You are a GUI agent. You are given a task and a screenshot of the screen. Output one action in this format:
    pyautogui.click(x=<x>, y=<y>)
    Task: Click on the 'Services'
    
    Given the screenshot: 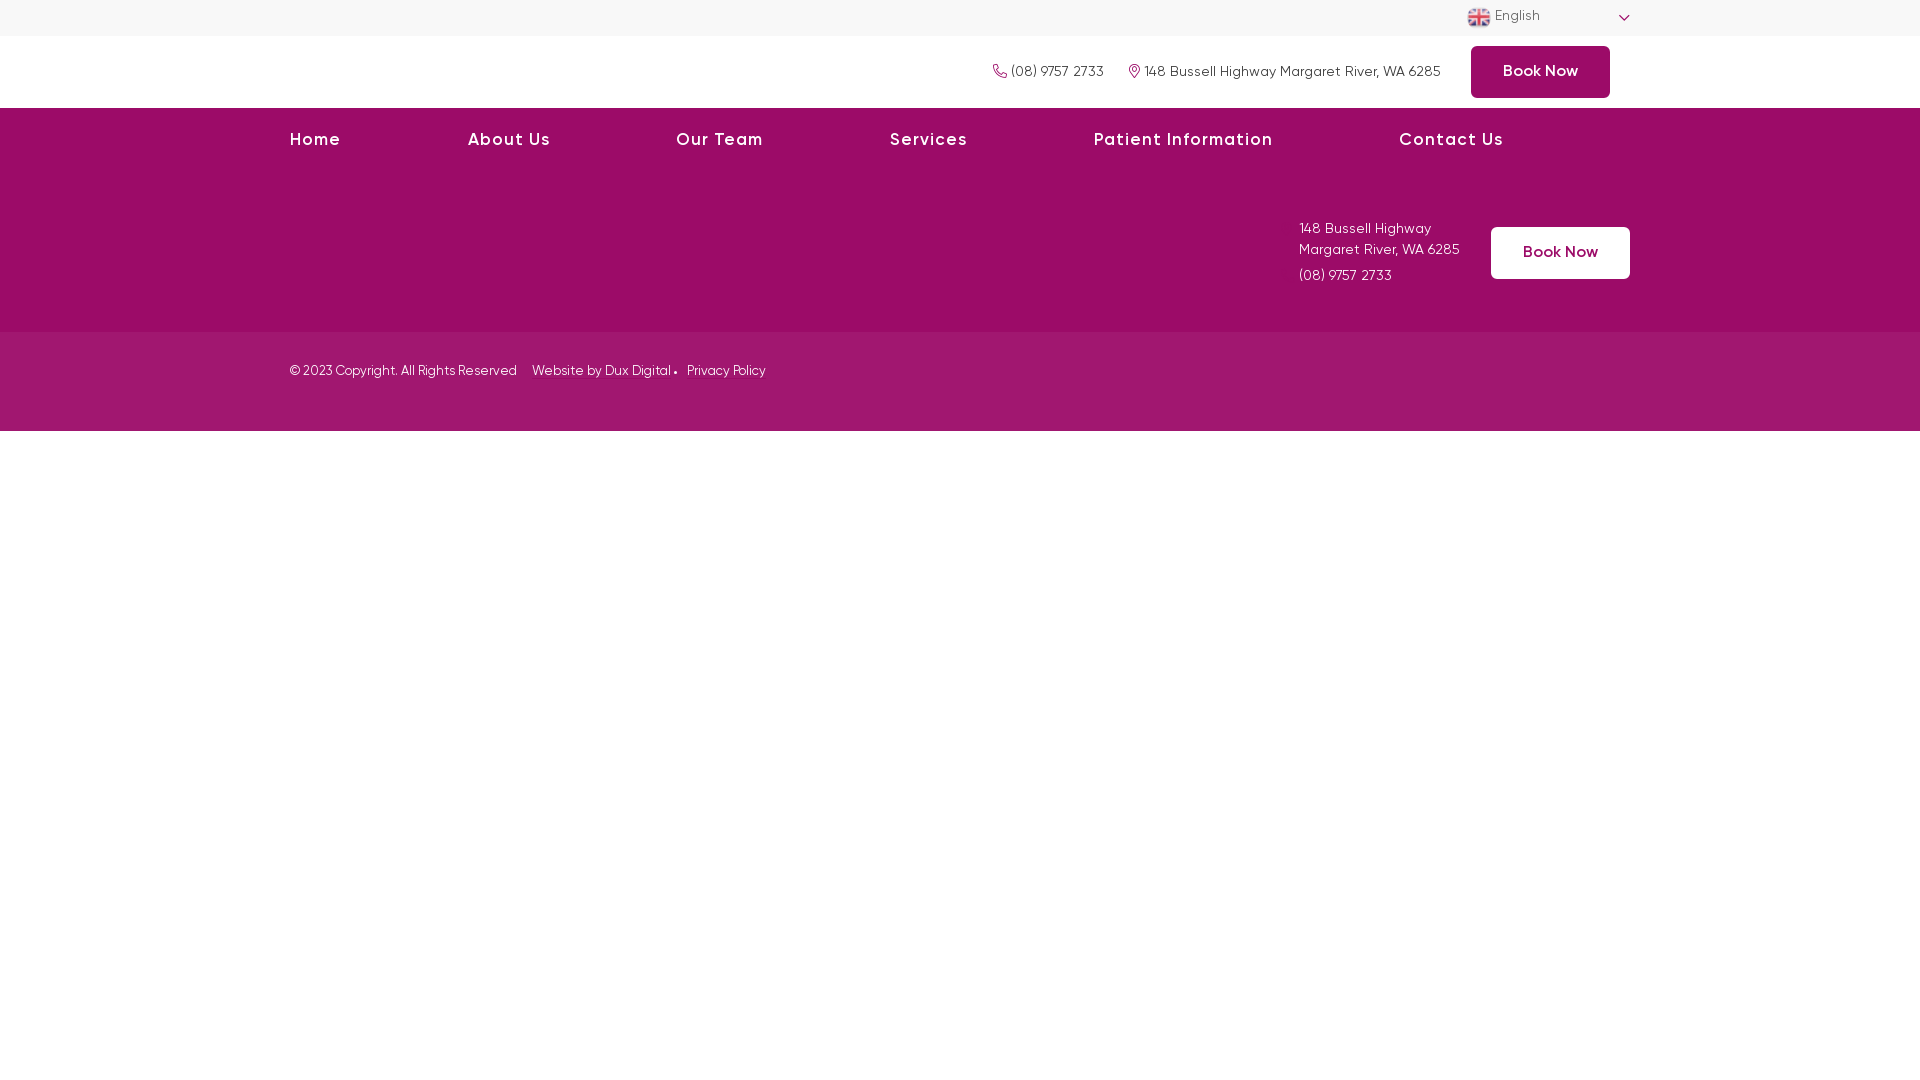 What is the action you would take?
    pyautogui.click(x=927, y=140)
    